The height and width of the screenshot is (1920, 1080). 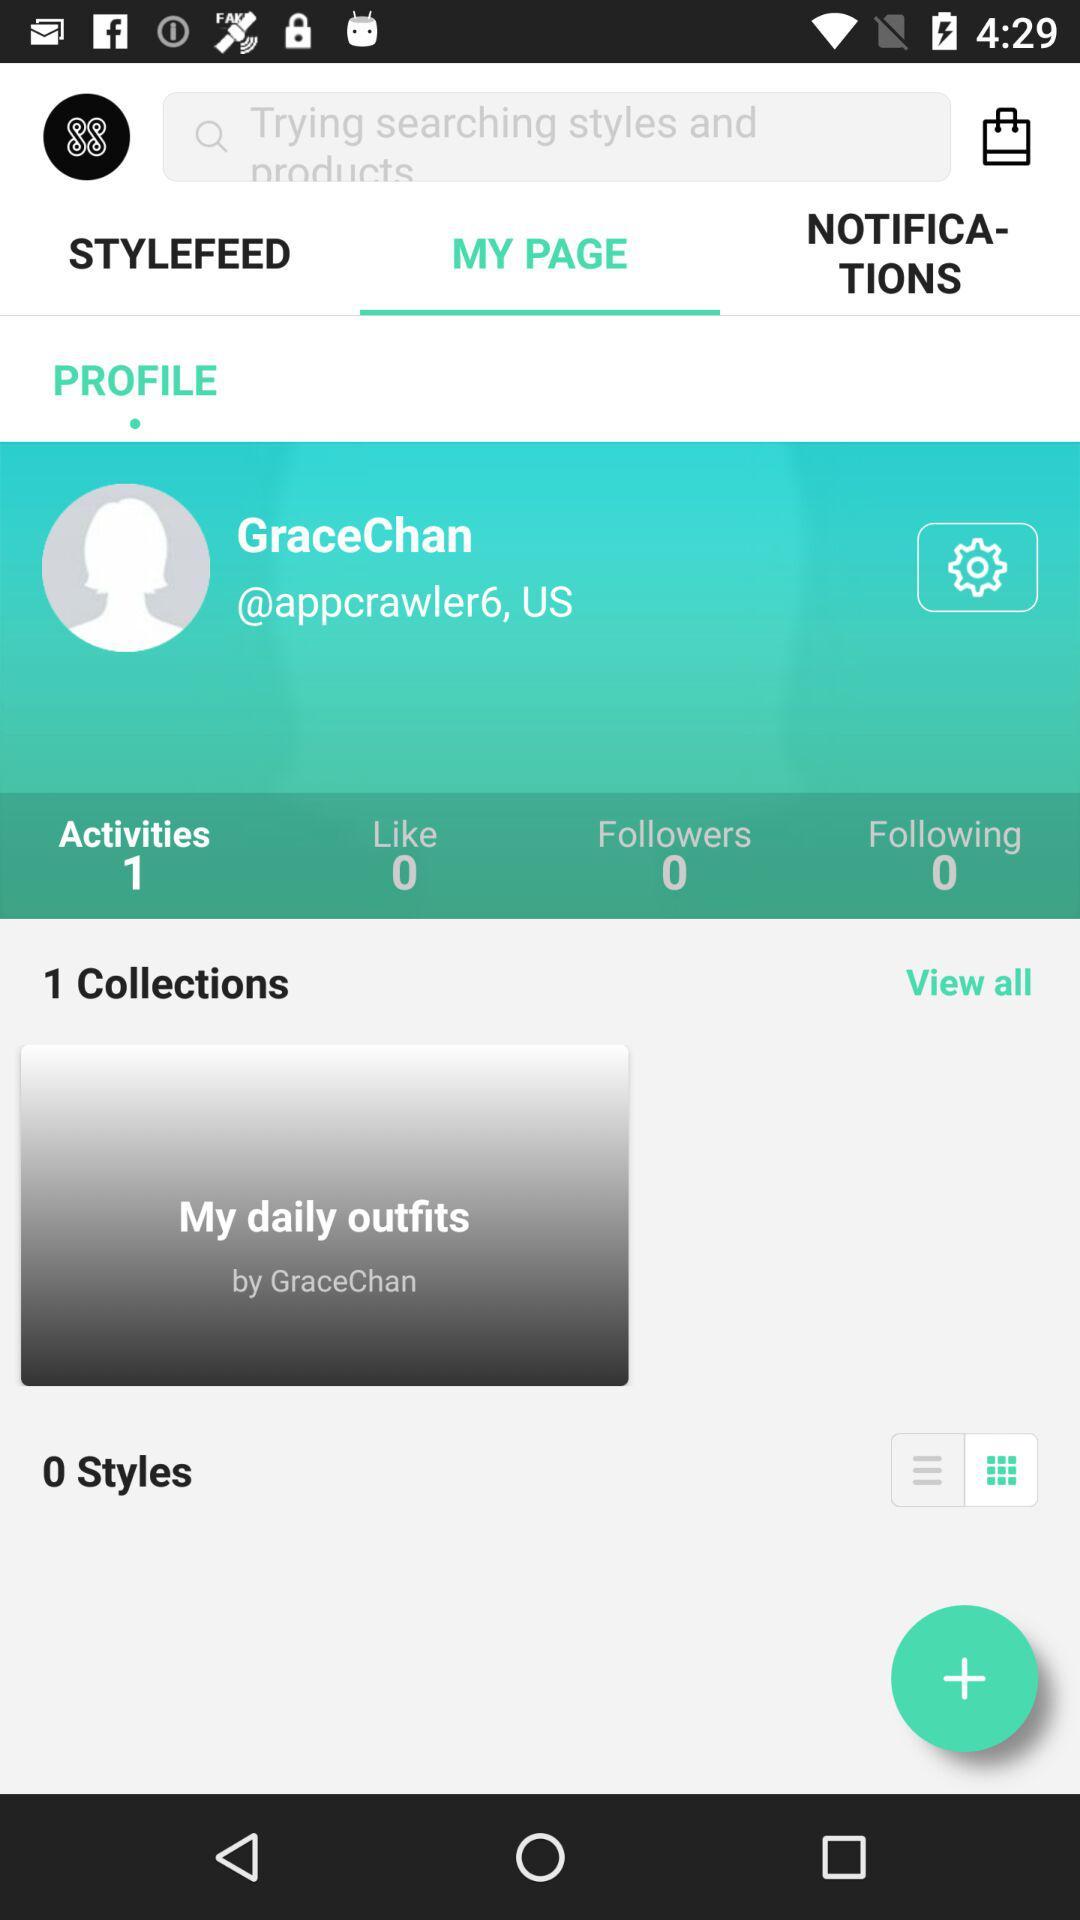 What do you see at coordinates (963, 1678) in the screenshot?
I see `the add icon` at bounding box center [963, 1678].